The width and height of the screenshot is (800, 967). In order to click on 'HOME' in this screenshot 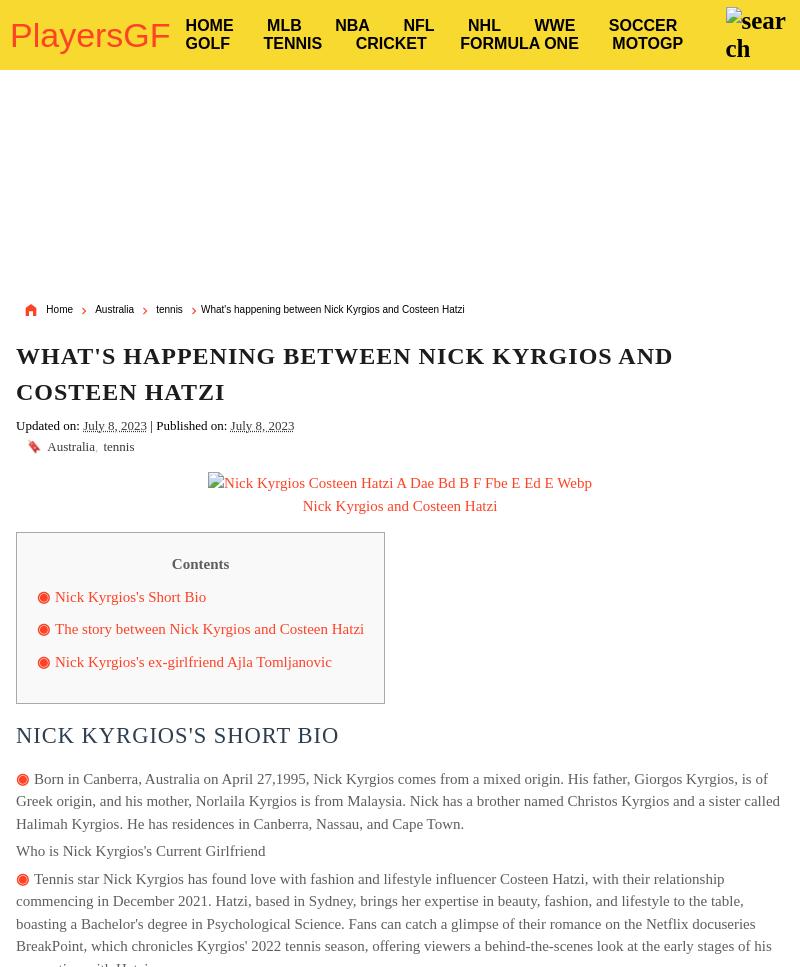, I will do `click(184, 25)`.